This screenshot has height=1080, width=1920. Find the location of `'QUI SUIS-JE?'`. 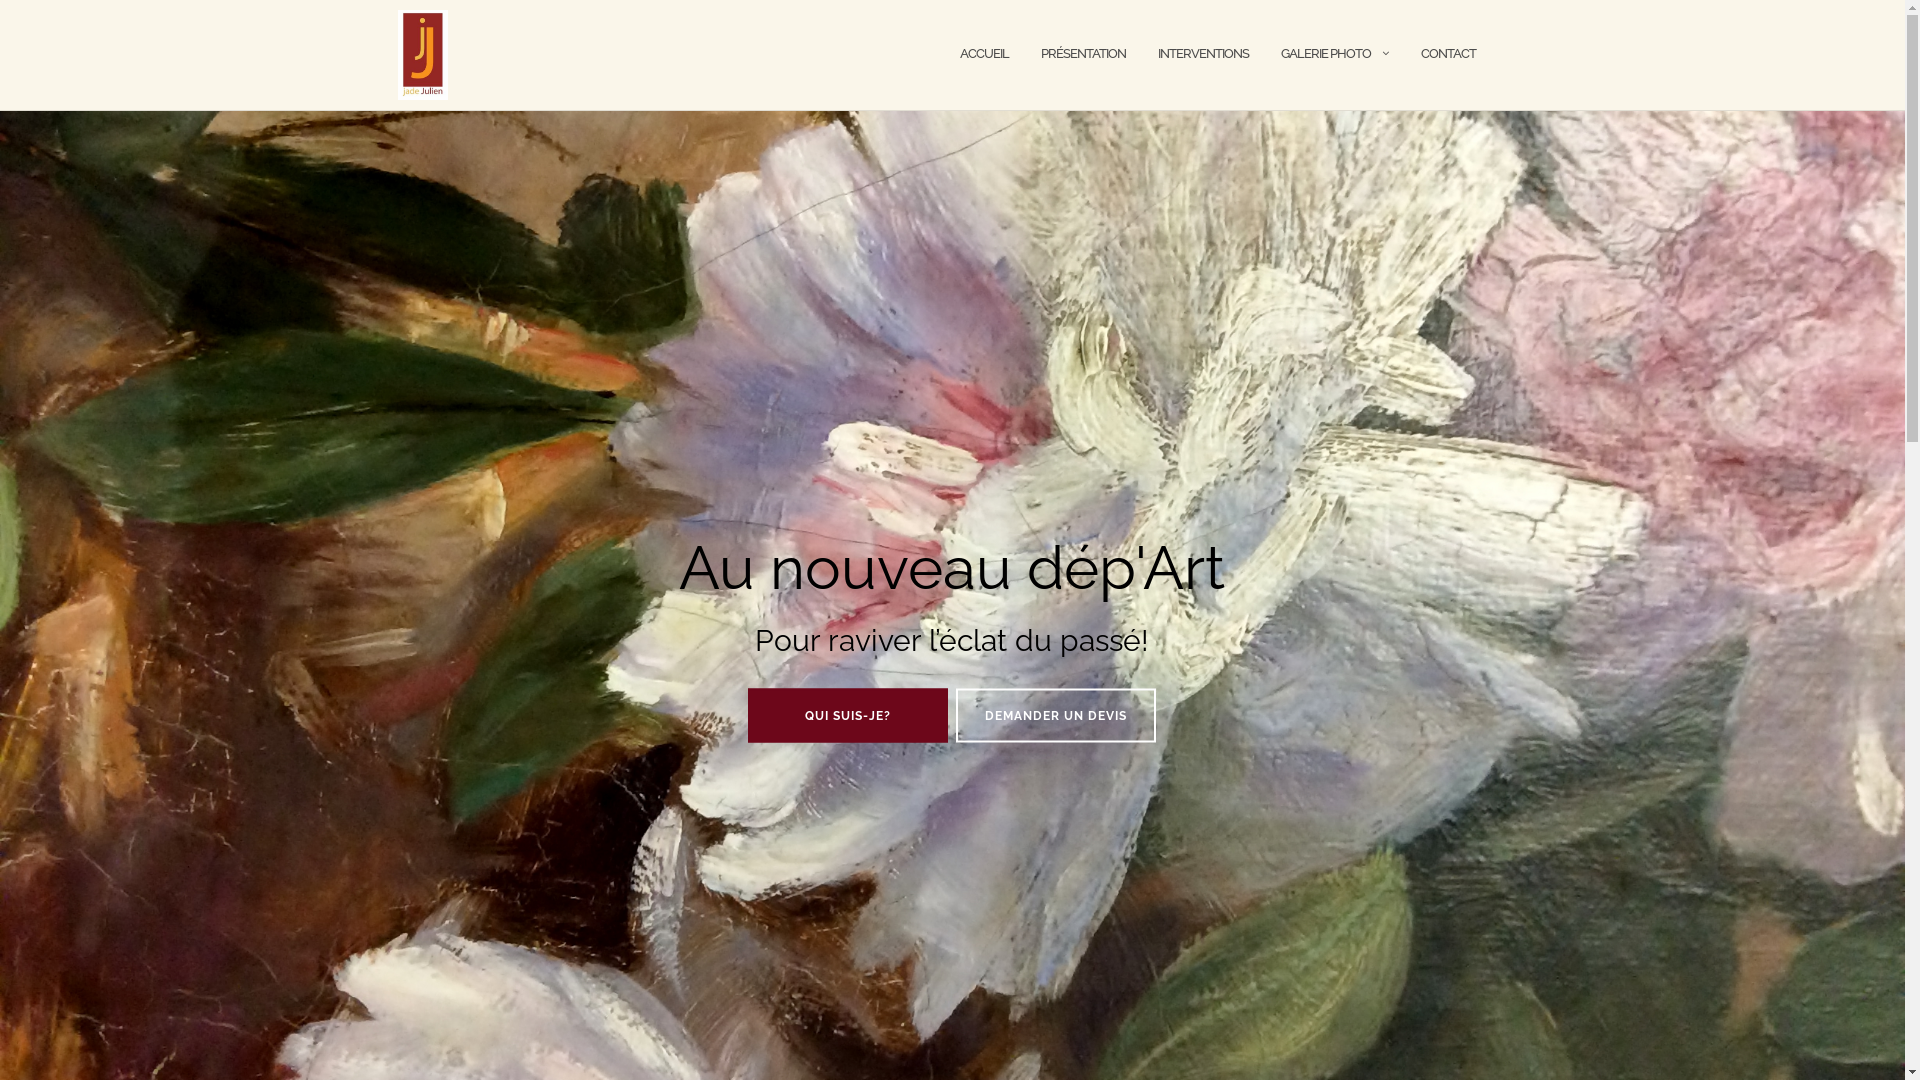

'QUI SUIS-JE?' is located at coordinates (848, 713).